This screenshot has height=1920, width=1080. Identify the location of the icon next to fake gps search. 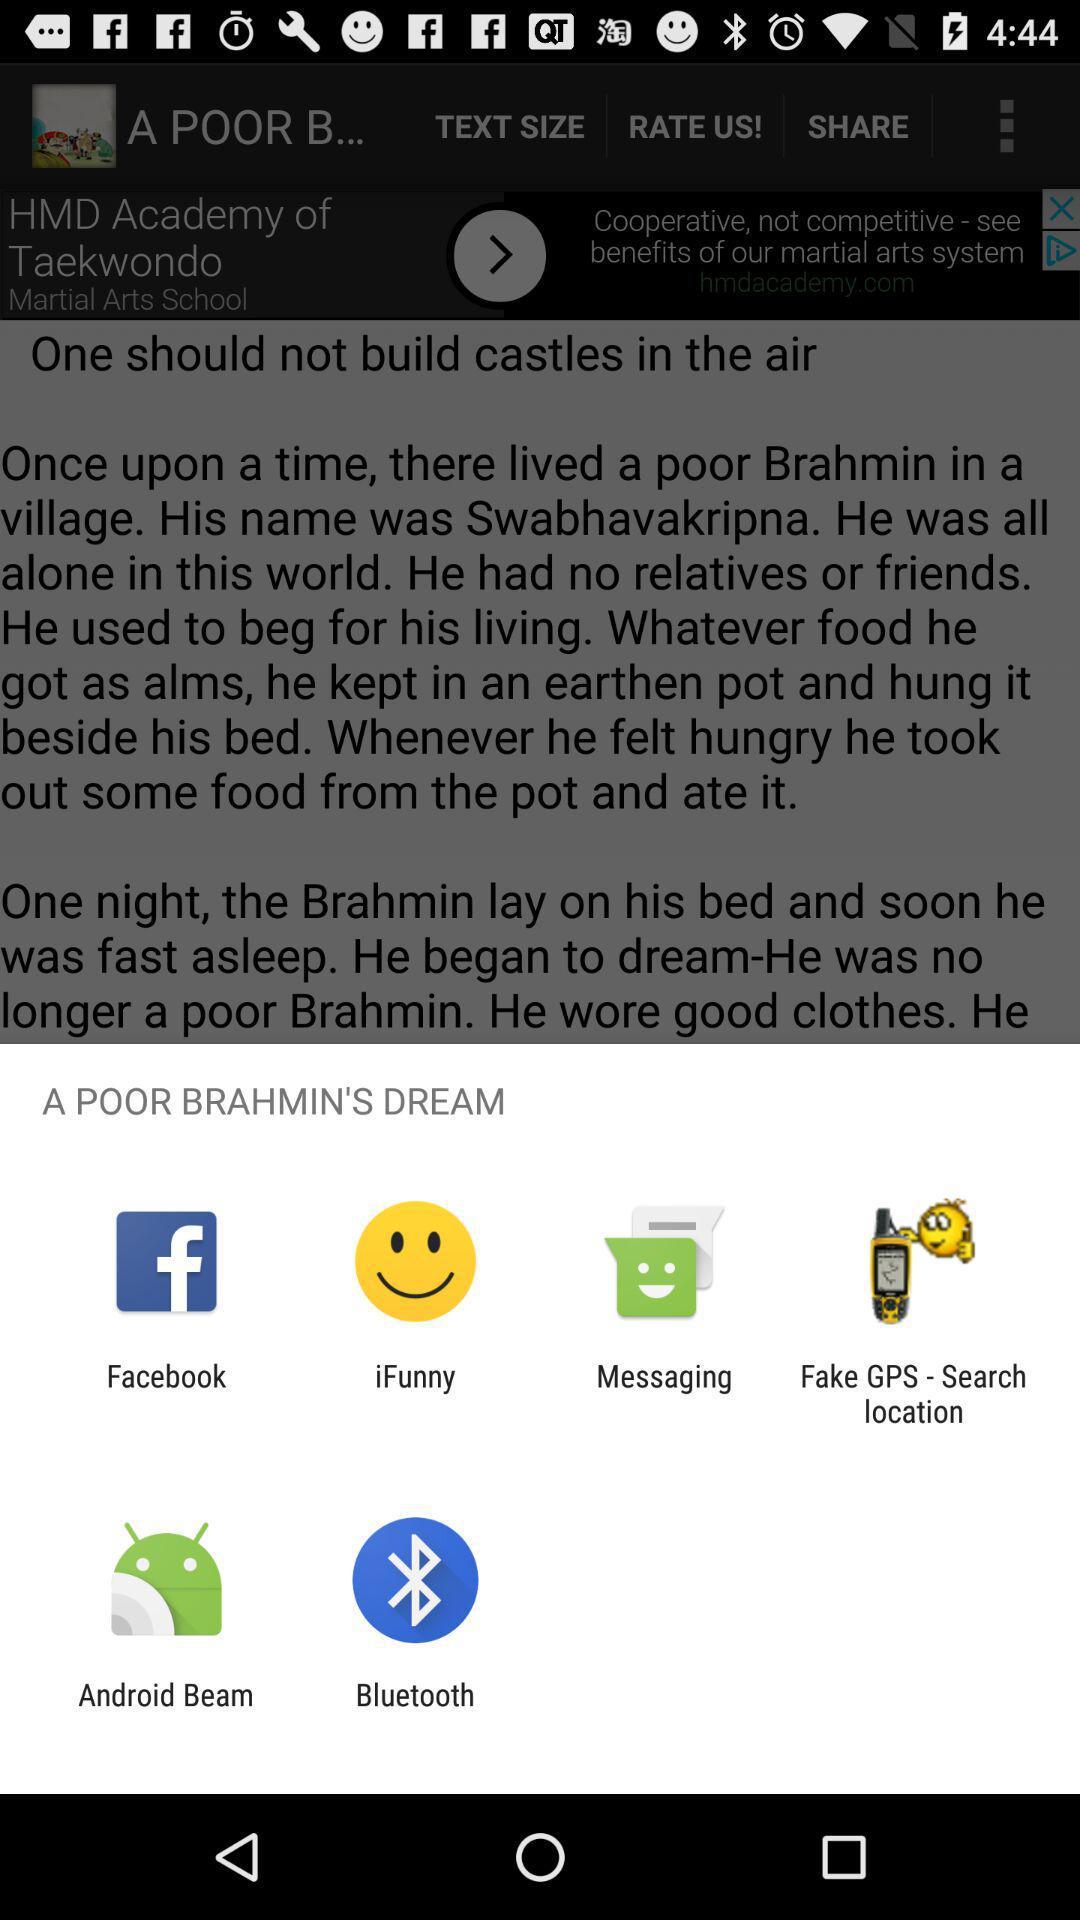
(664, 1392).